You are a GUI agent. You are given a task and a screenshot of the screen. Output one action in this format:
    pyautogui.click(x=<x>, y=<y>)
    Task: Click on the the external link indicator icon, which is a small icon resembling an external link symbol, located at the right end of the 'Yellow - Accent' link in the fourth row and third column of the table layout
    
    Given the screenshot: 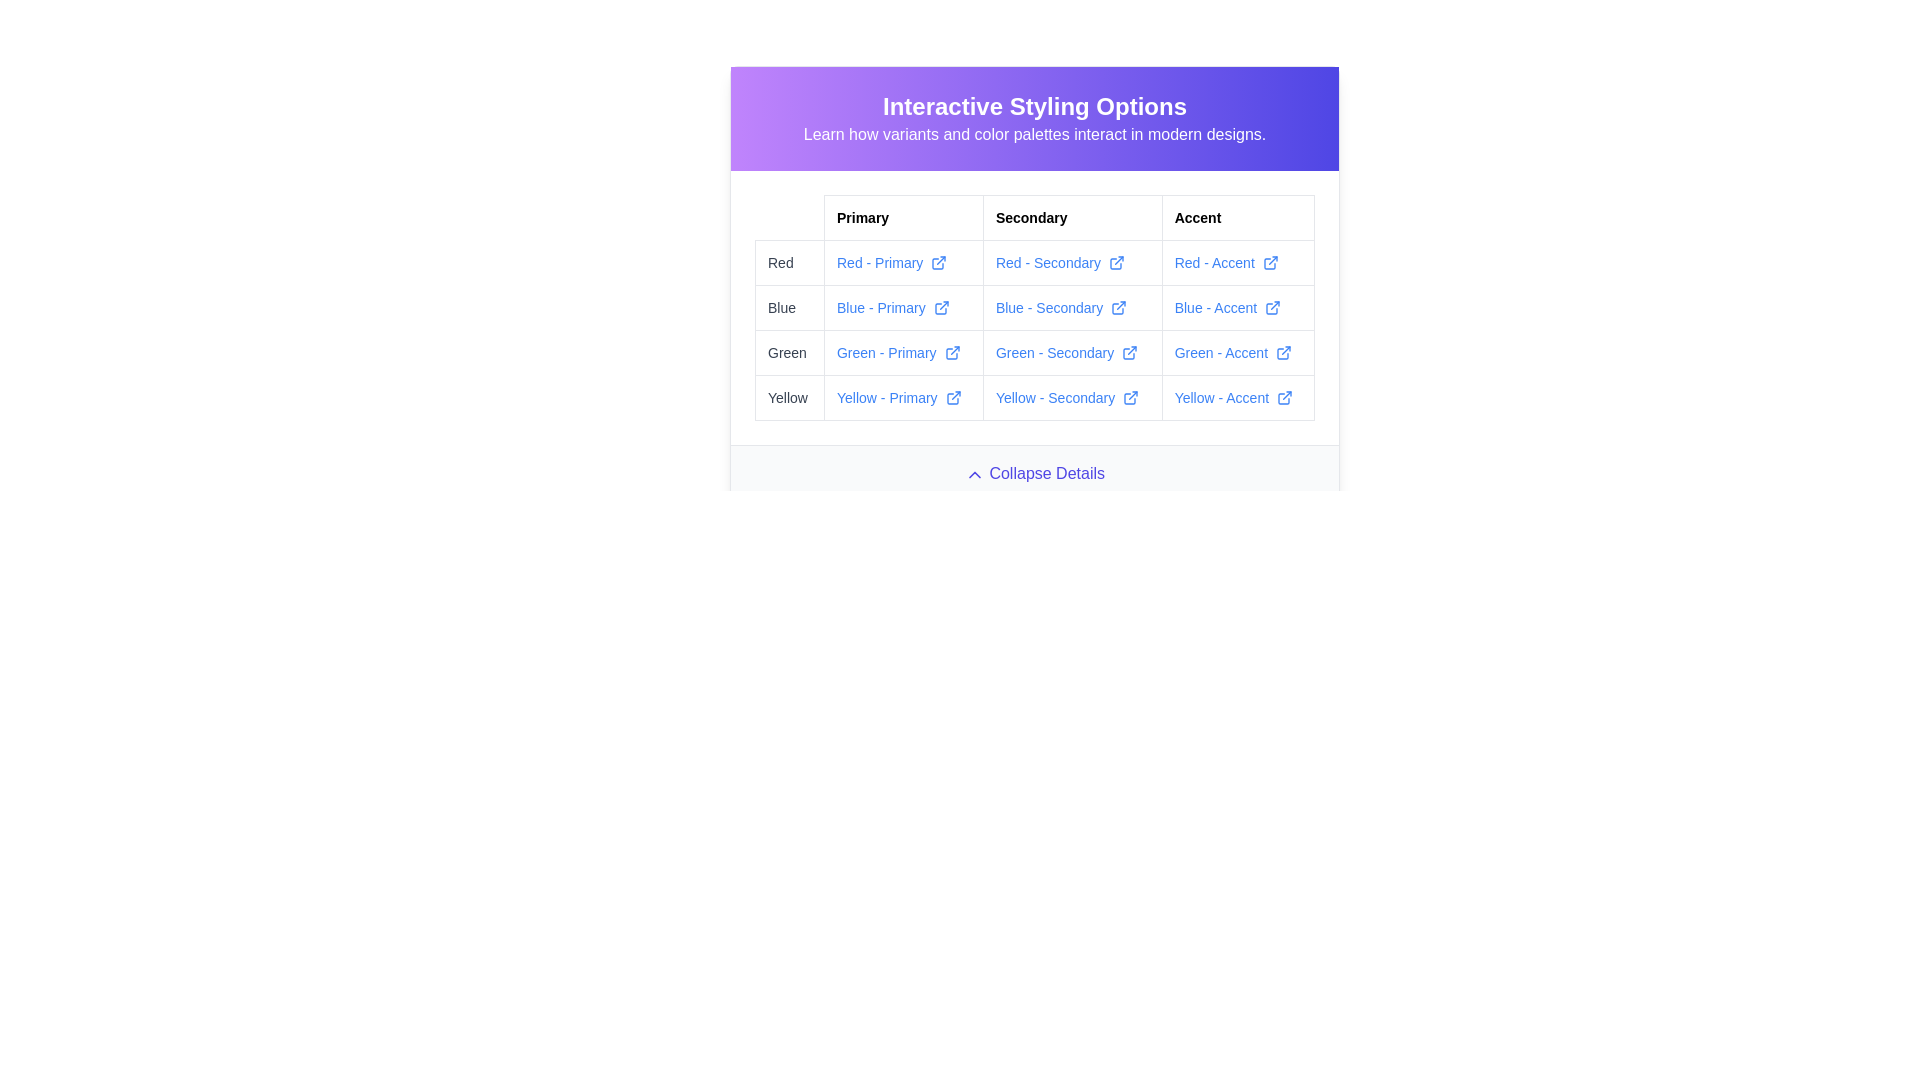 What is the action you would take?
    pyautogui.click(x=1285, y=397)
    